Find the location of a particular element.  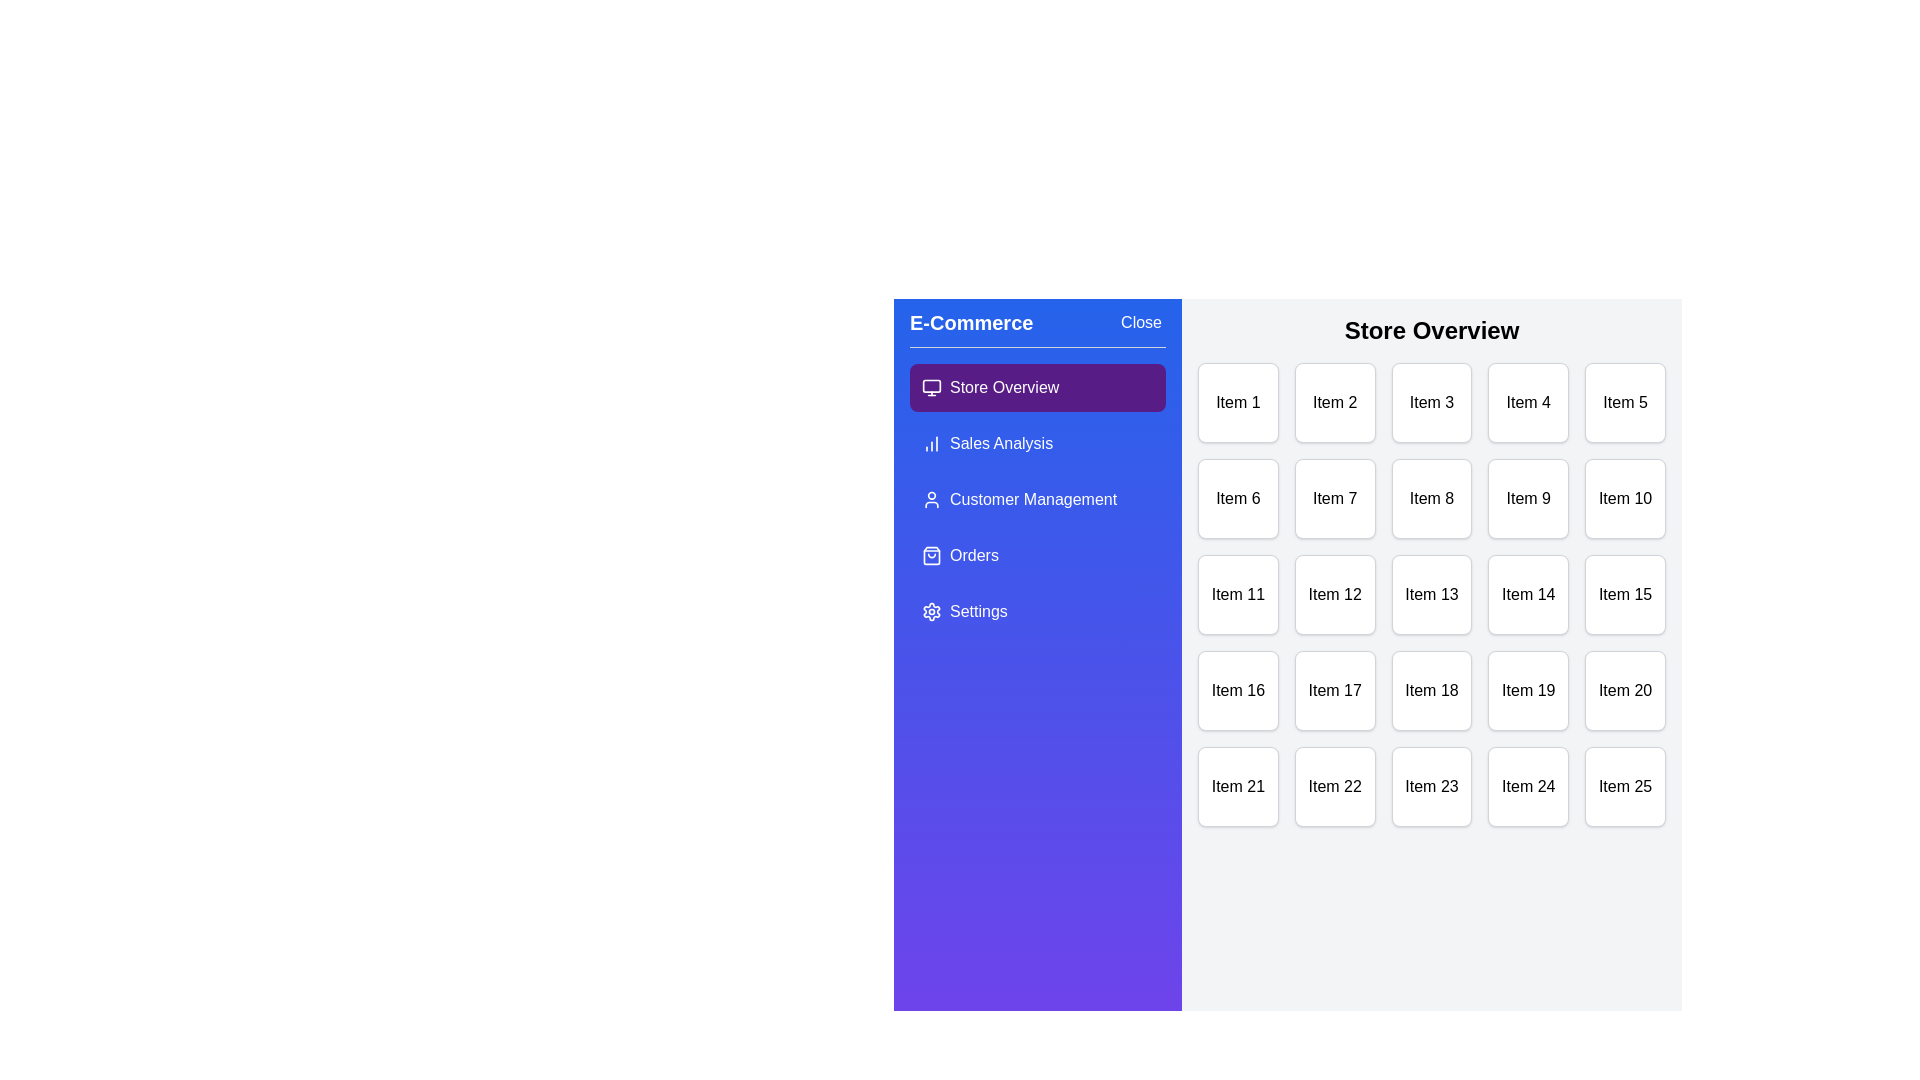

the menu option Orders from the drawer is located at coordinates (1037, 555).